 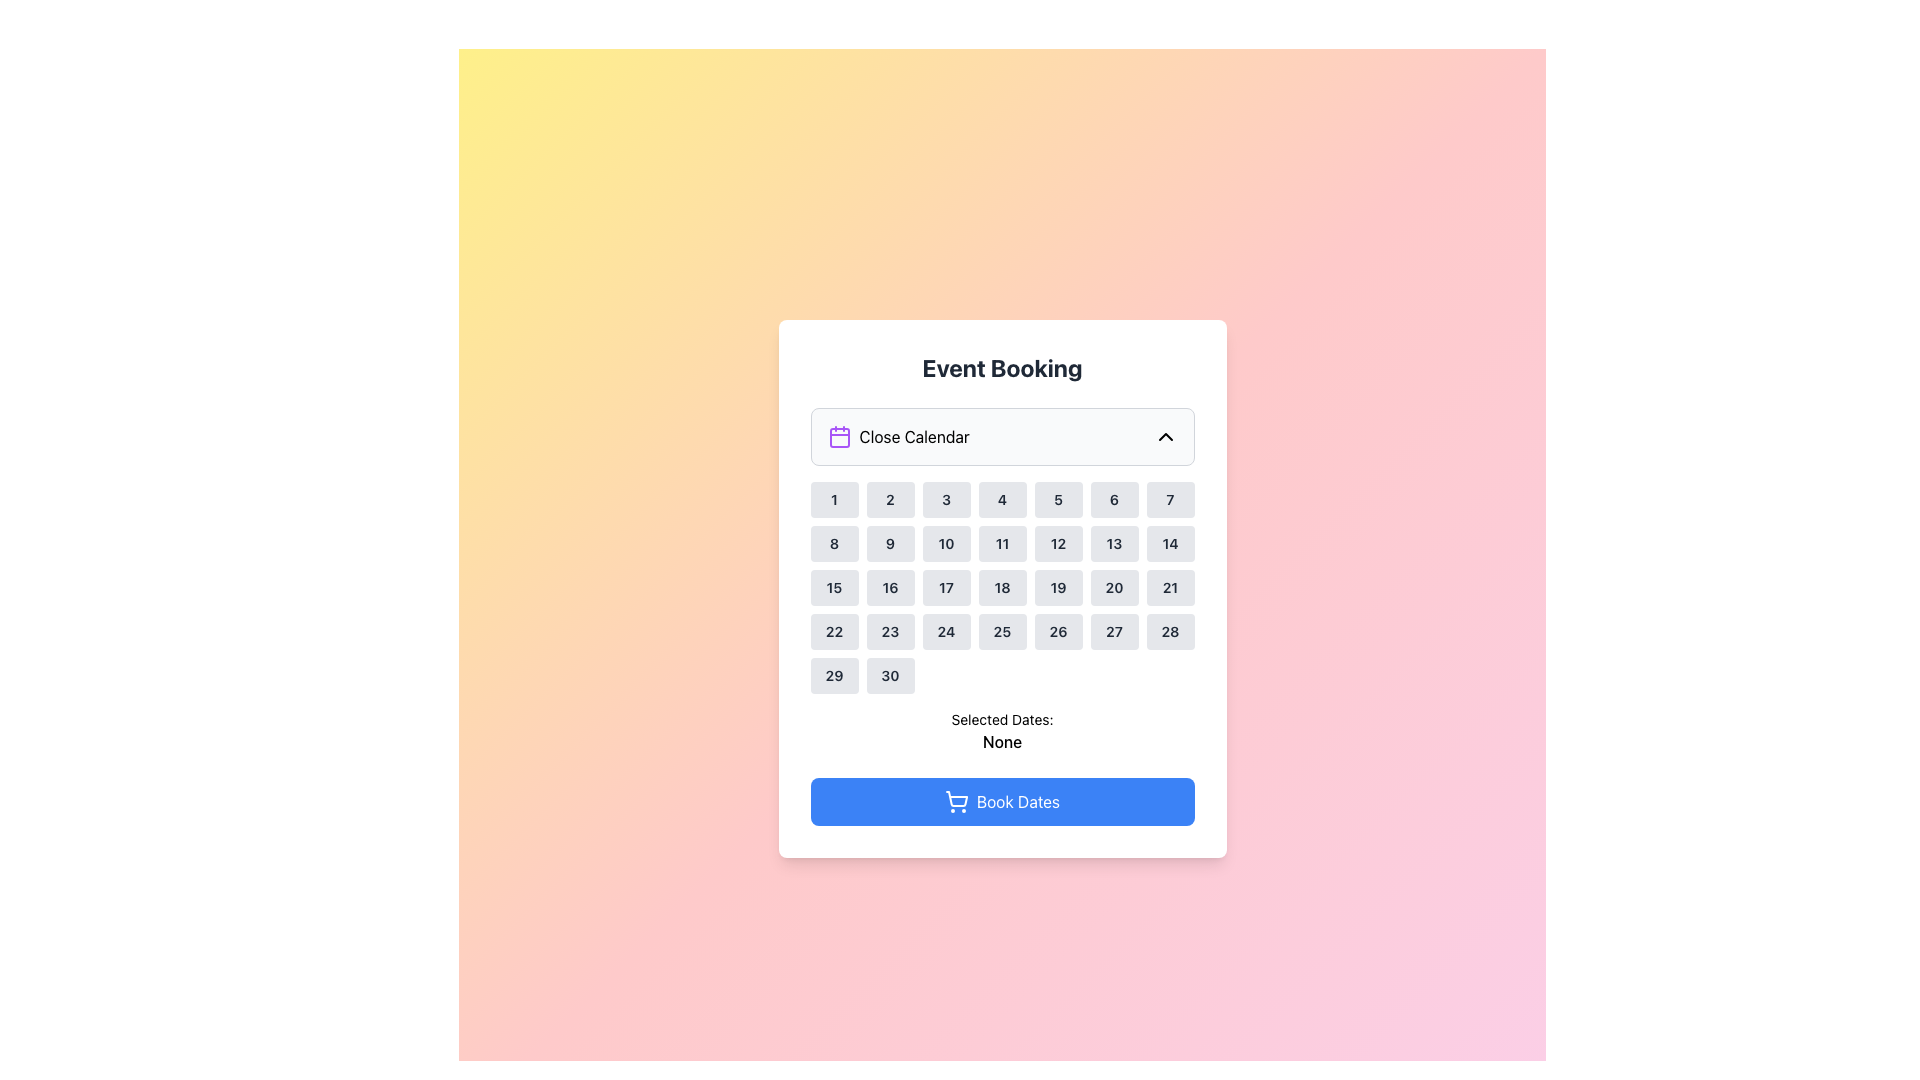 What do you see at coordinates (913, 435) in the screenshot?
I see `the text label that indicates the current mode or state of the calendar, specifically the 'Close Calendar' label located near the top-center of the calendar interface` at bounding box center [913, 435].